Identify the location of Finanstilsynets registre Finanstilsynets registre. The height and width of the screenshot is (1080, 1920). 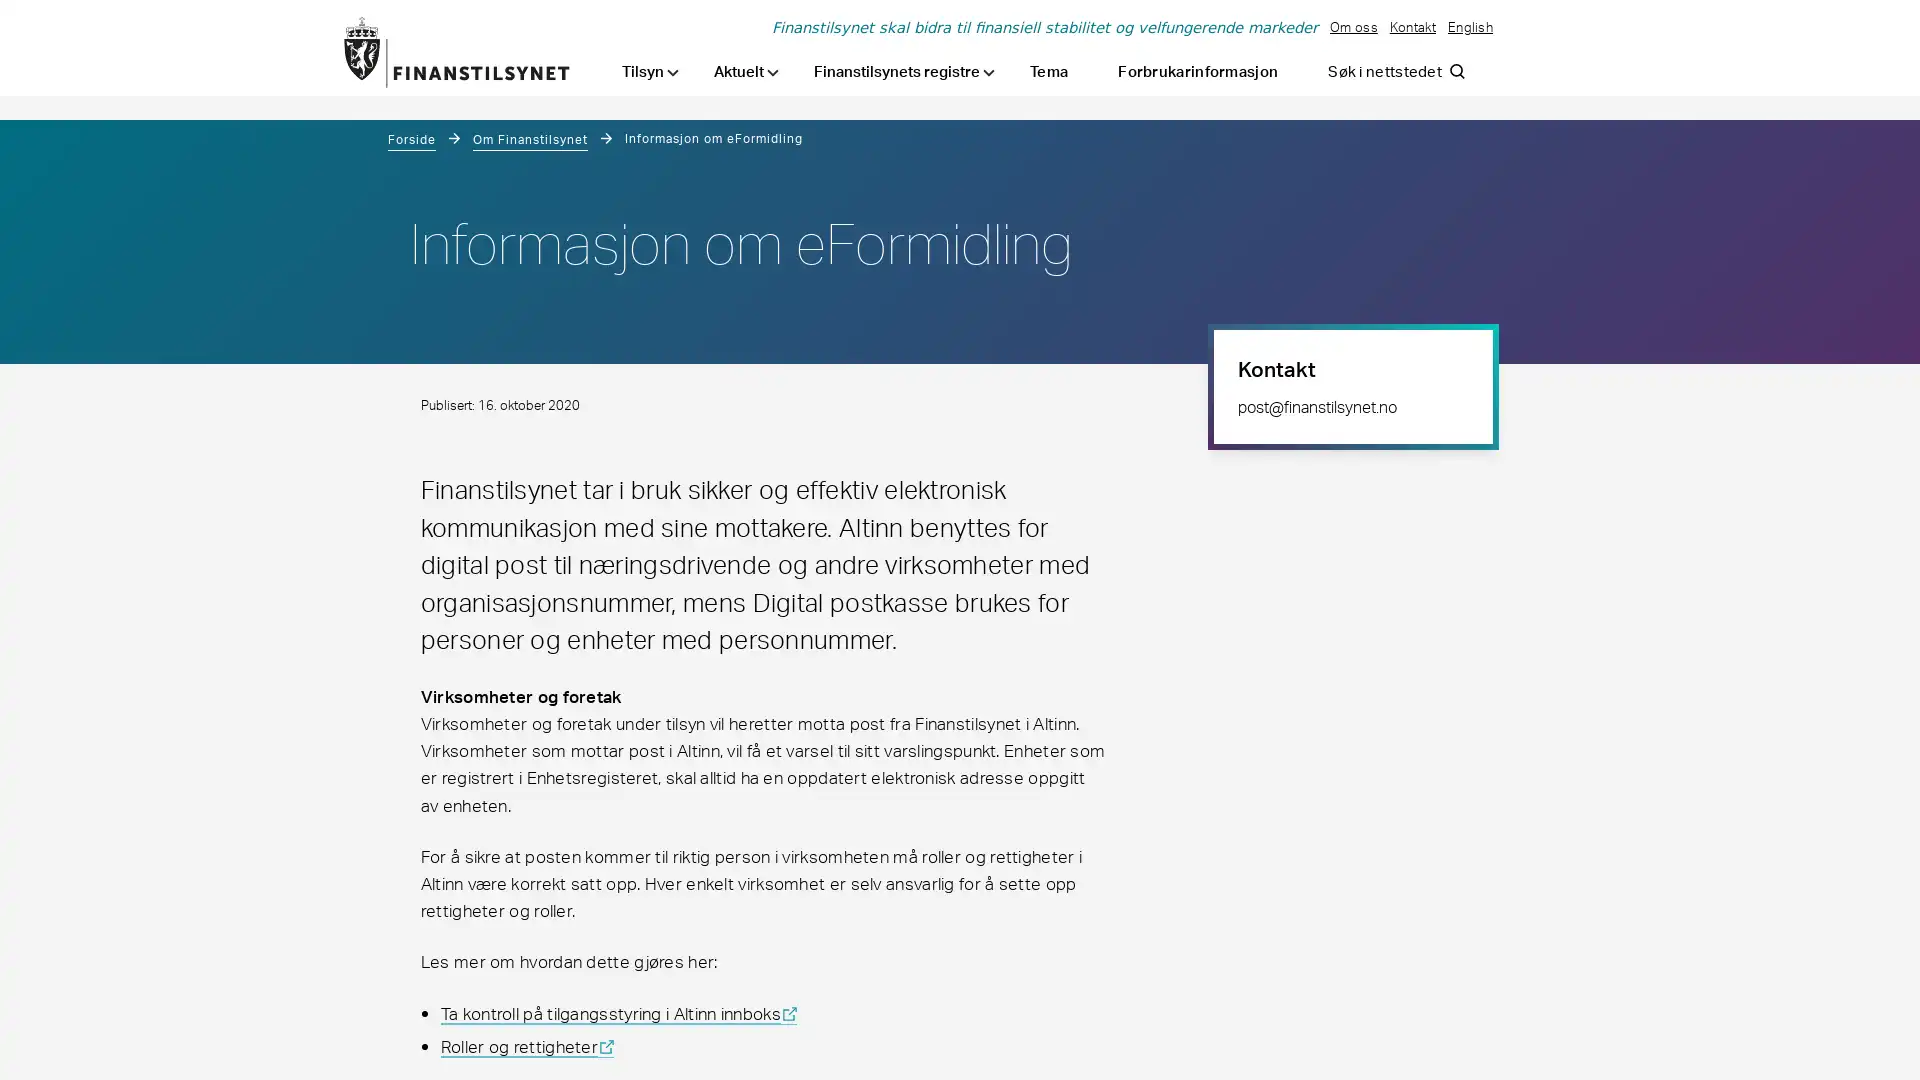
(903, 71).